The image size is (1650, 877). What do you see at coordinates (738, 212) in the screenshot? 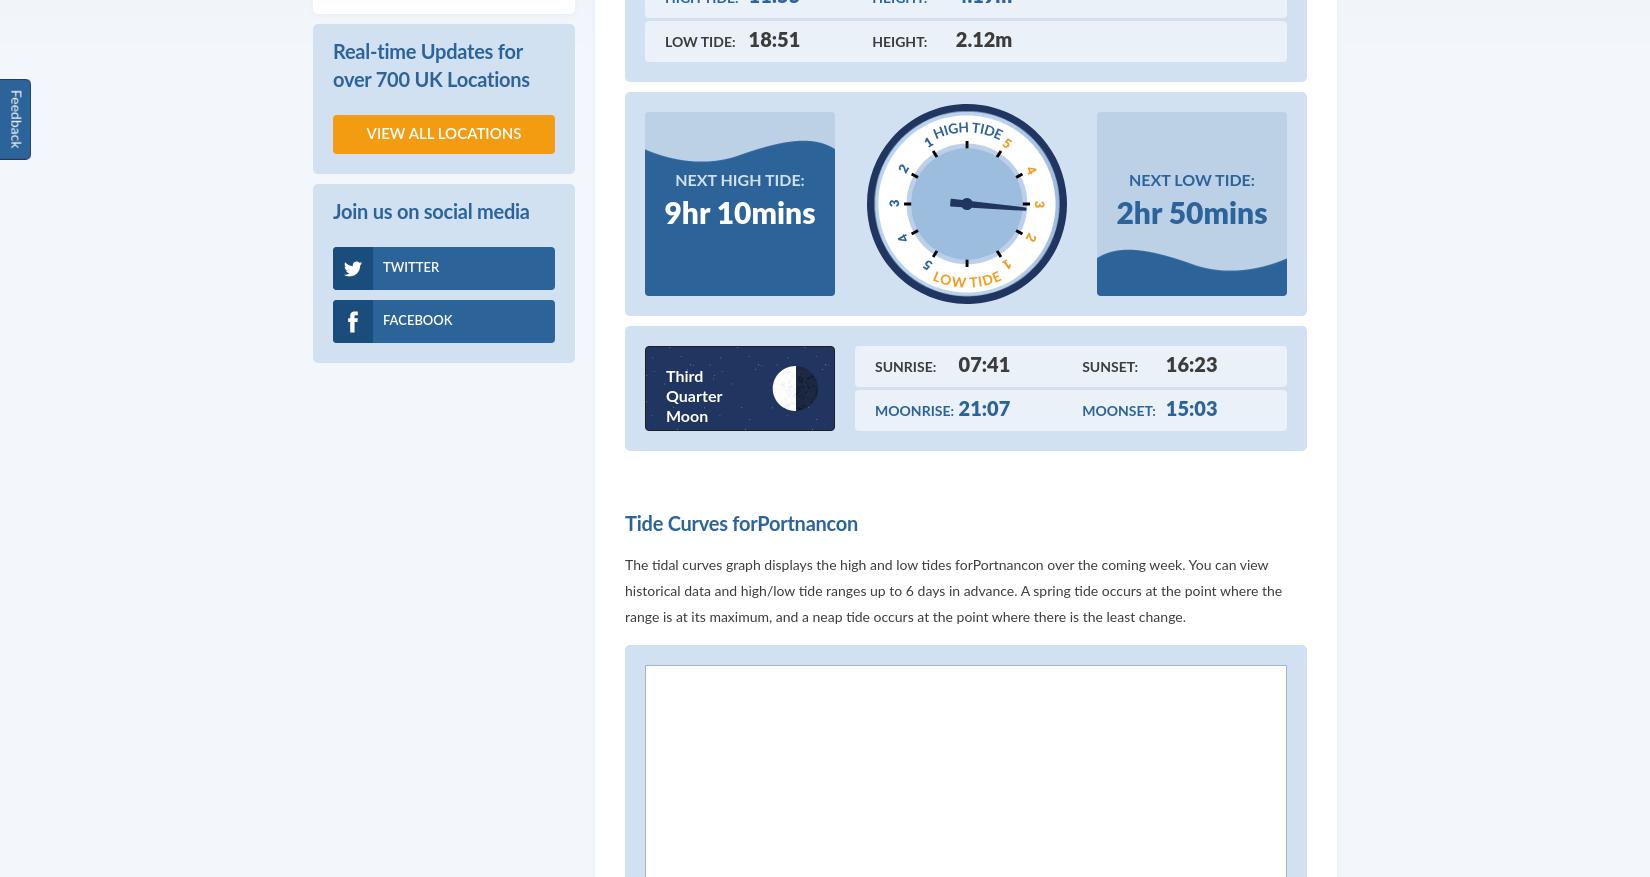
I see `'9hr 10mins'` at bounding box center [738, 212].